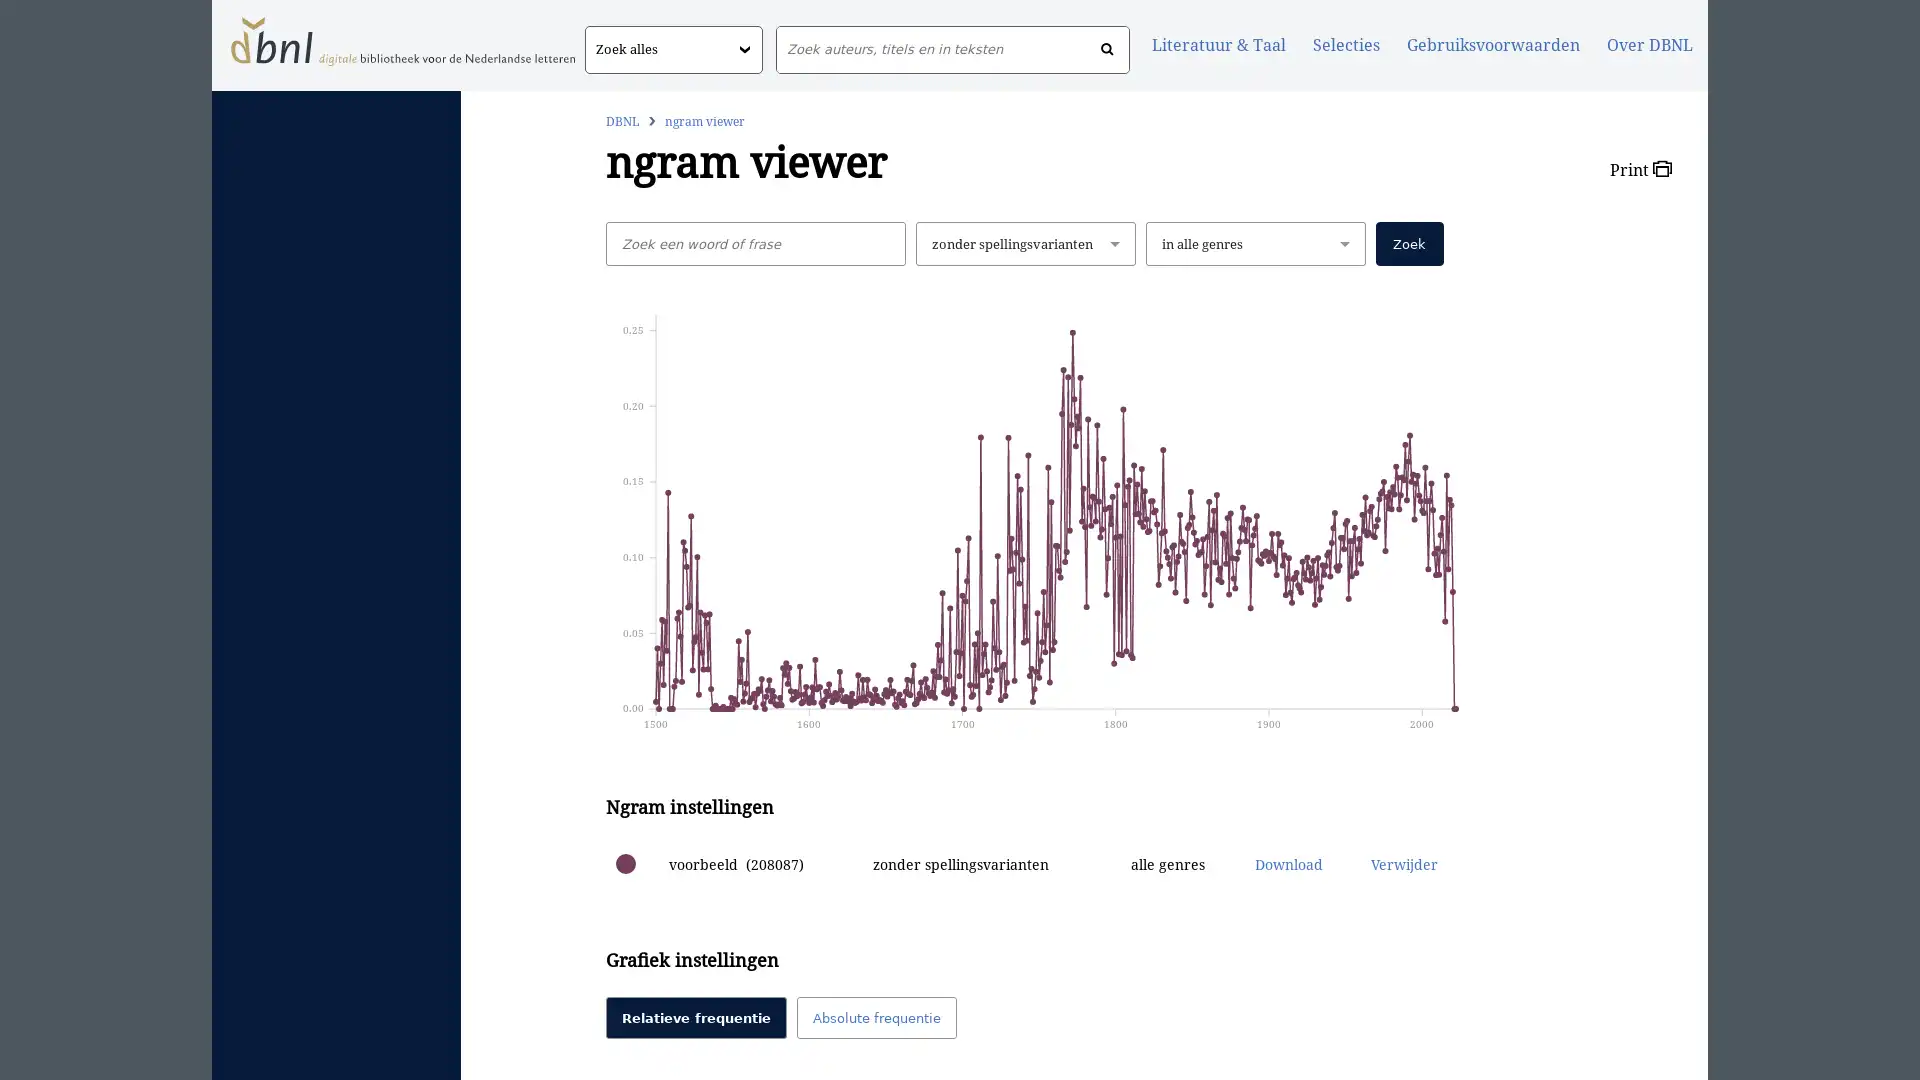 The image size is (1920, 1080). I want to click on Relatieve frequentie, so click(695, 1018).